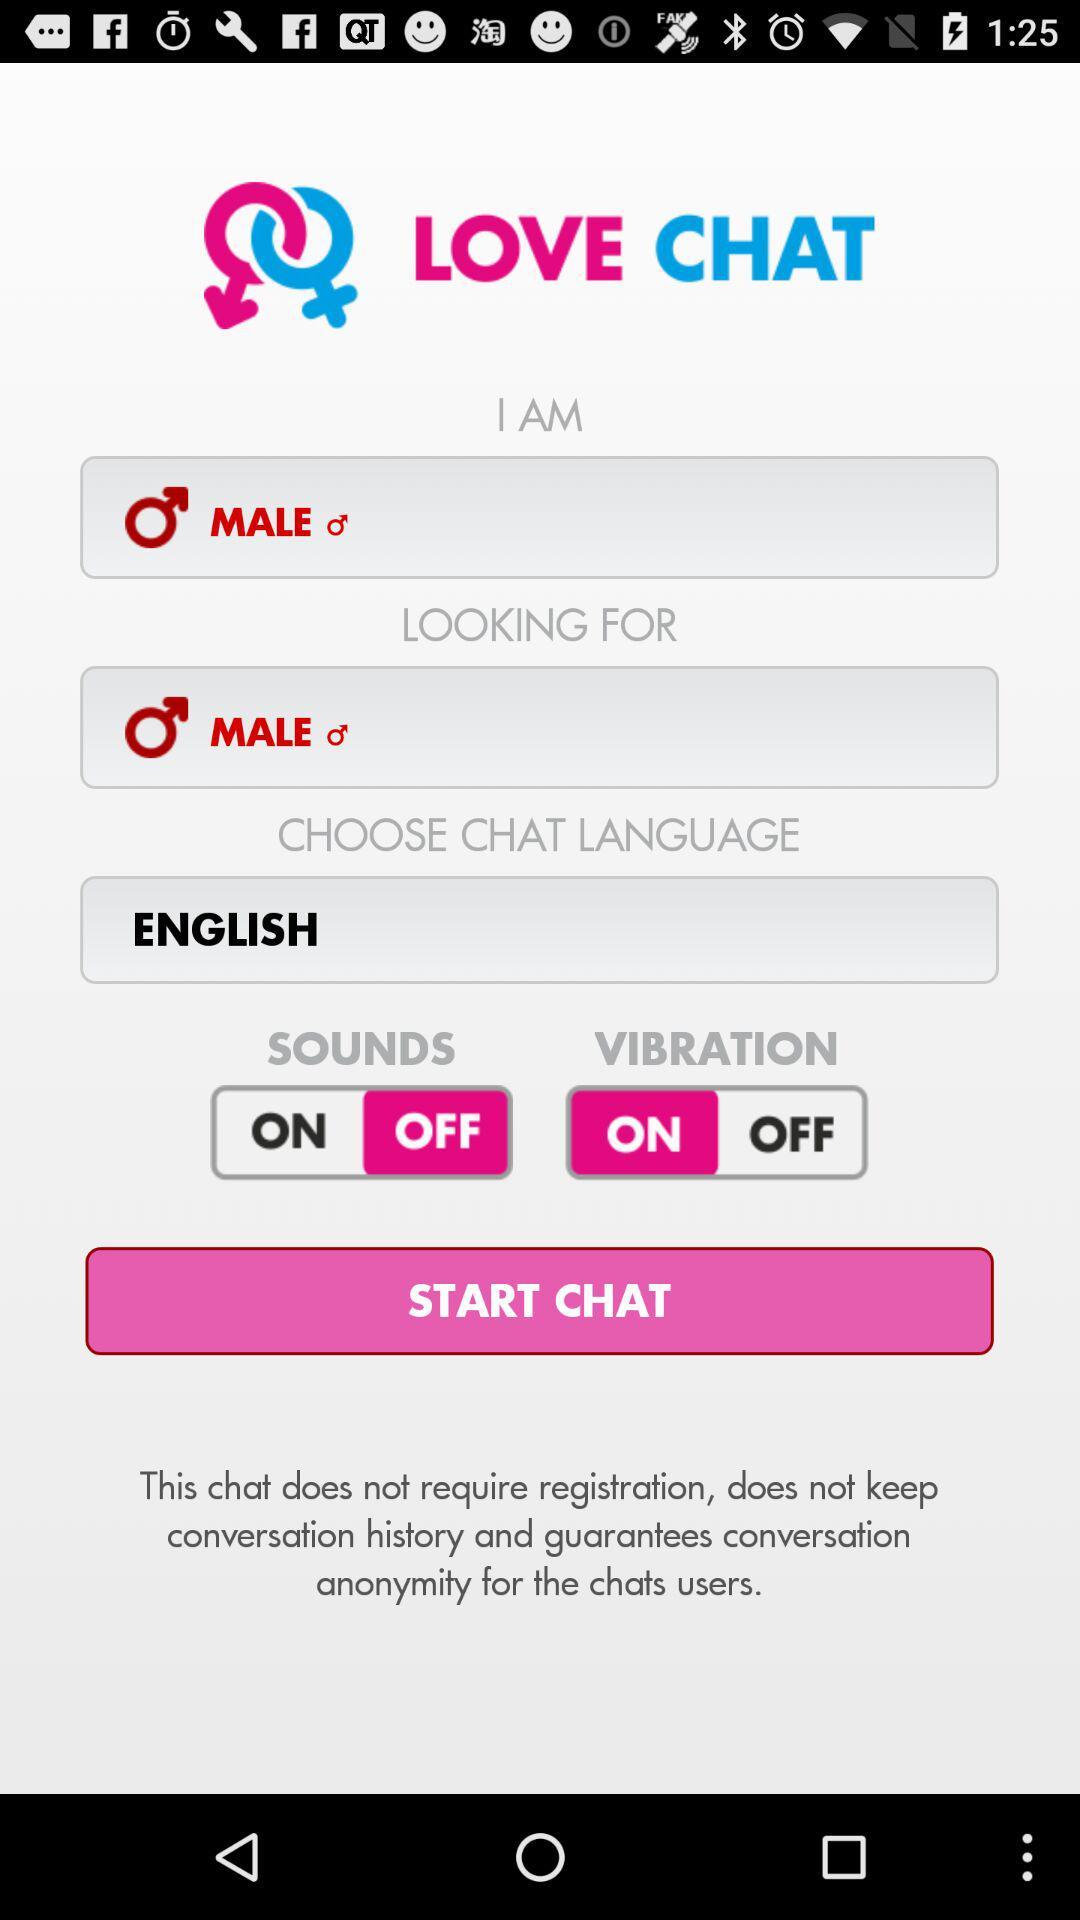  I want to click on item above the this chat does, so click(538, 1301).